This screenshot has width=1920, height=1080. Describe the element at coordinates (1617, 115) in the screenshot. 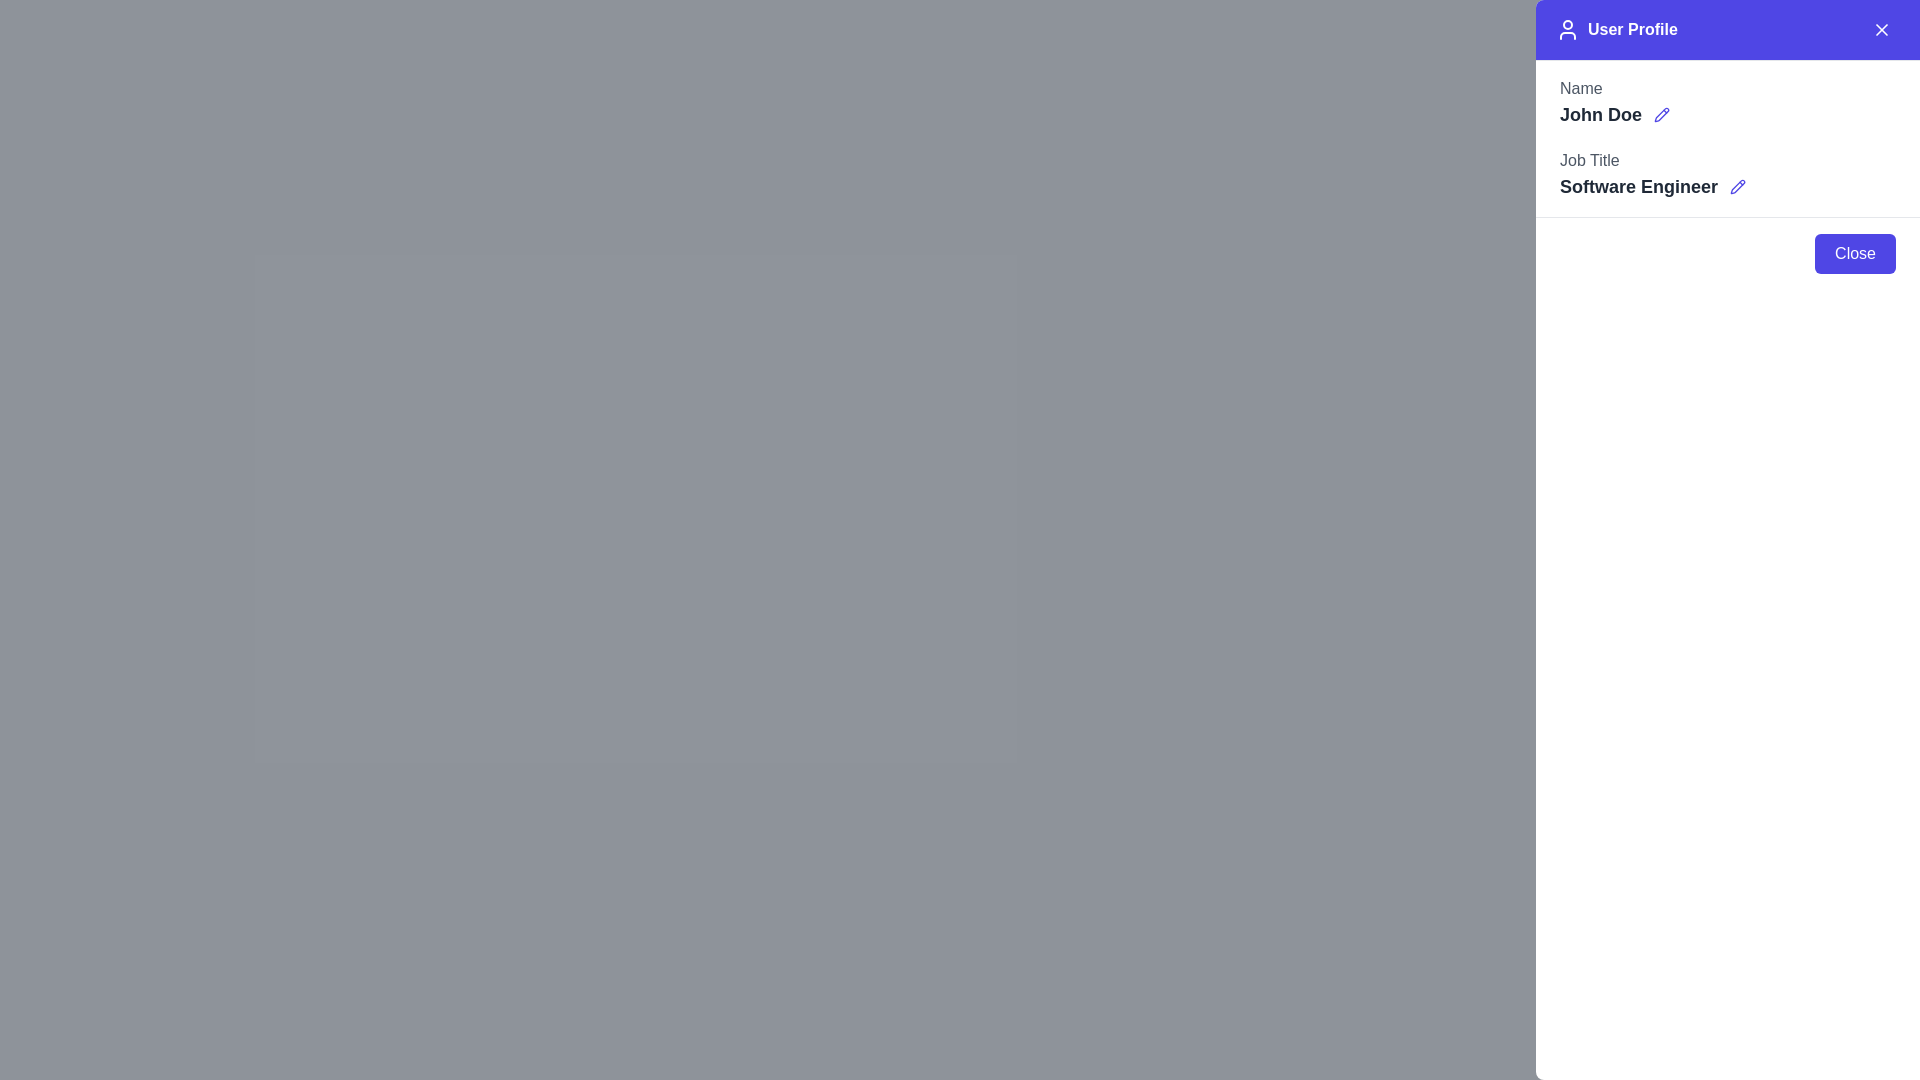

I see `the Text Label with Optional Editing that displays the user's name, located under the header 'Name' in the user profile section` at that location.